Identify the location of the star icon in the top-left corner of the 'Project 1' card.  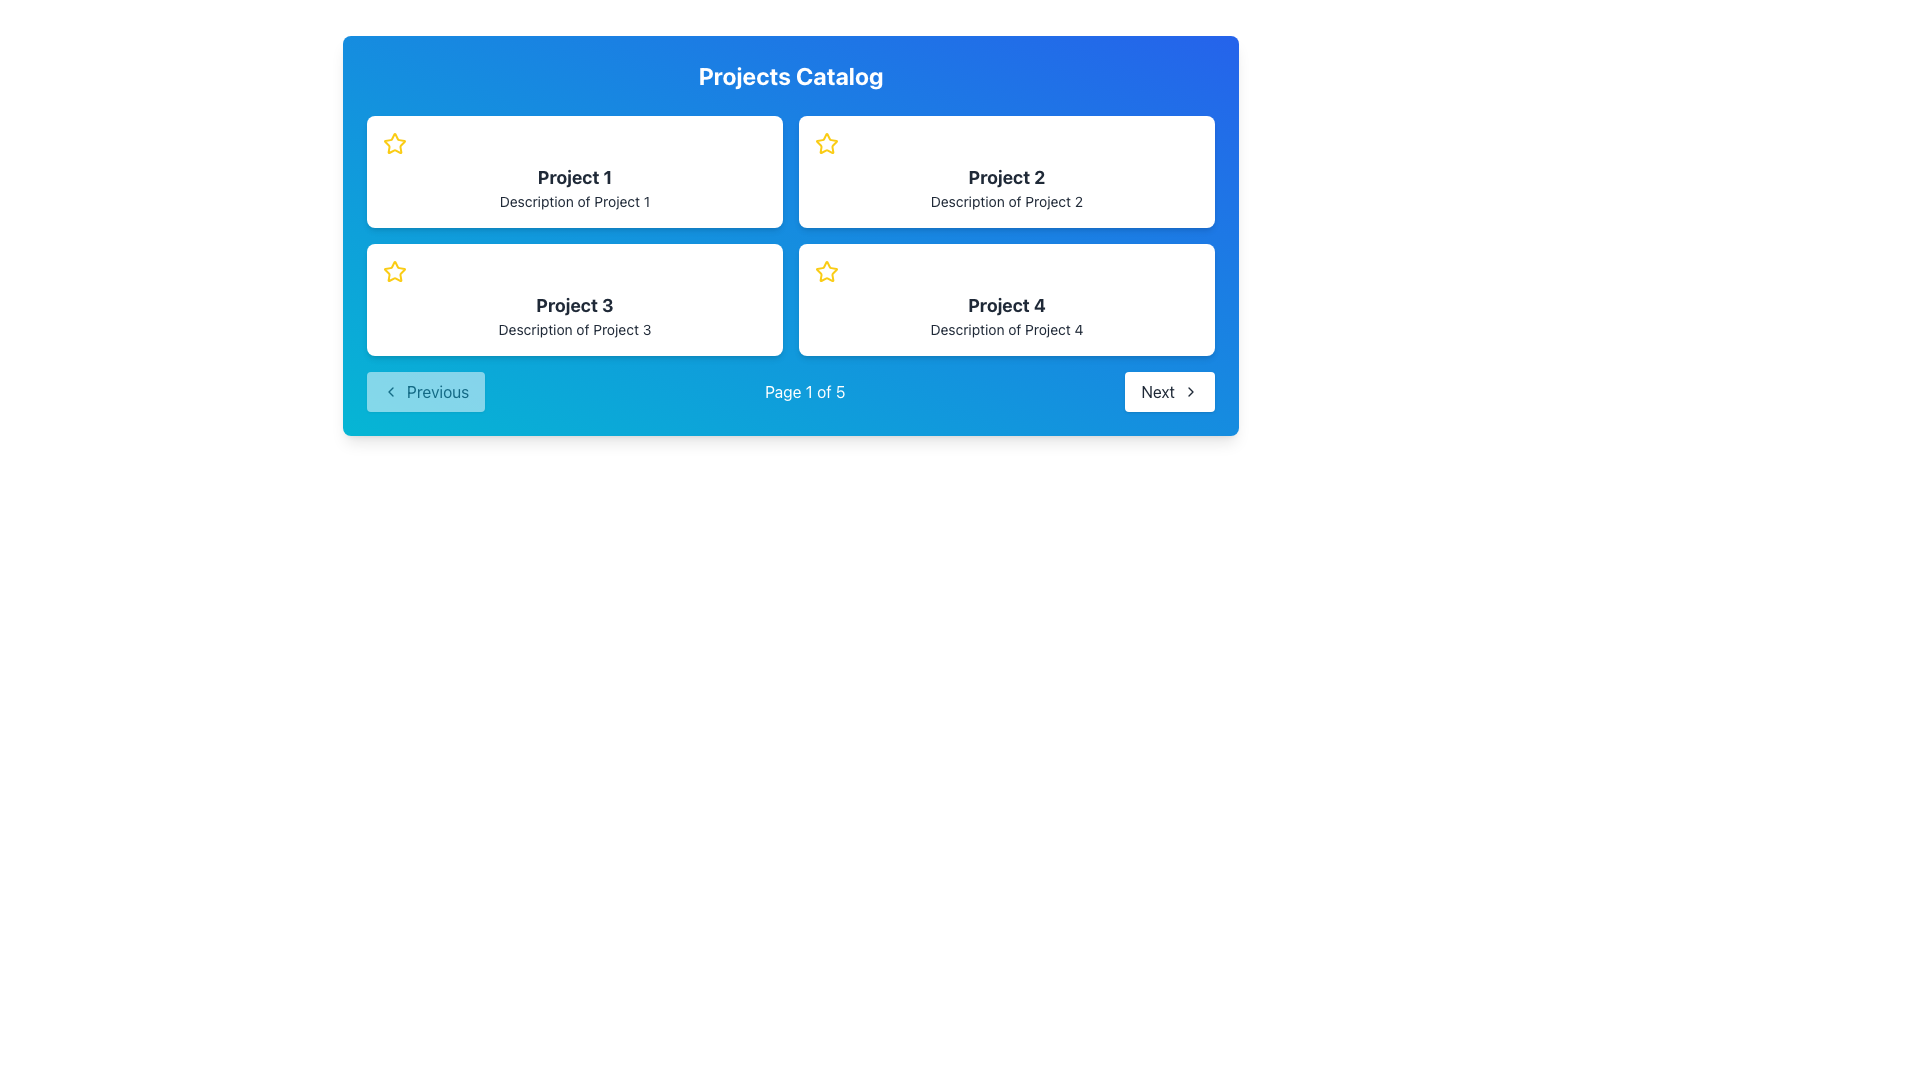
(394, 142).